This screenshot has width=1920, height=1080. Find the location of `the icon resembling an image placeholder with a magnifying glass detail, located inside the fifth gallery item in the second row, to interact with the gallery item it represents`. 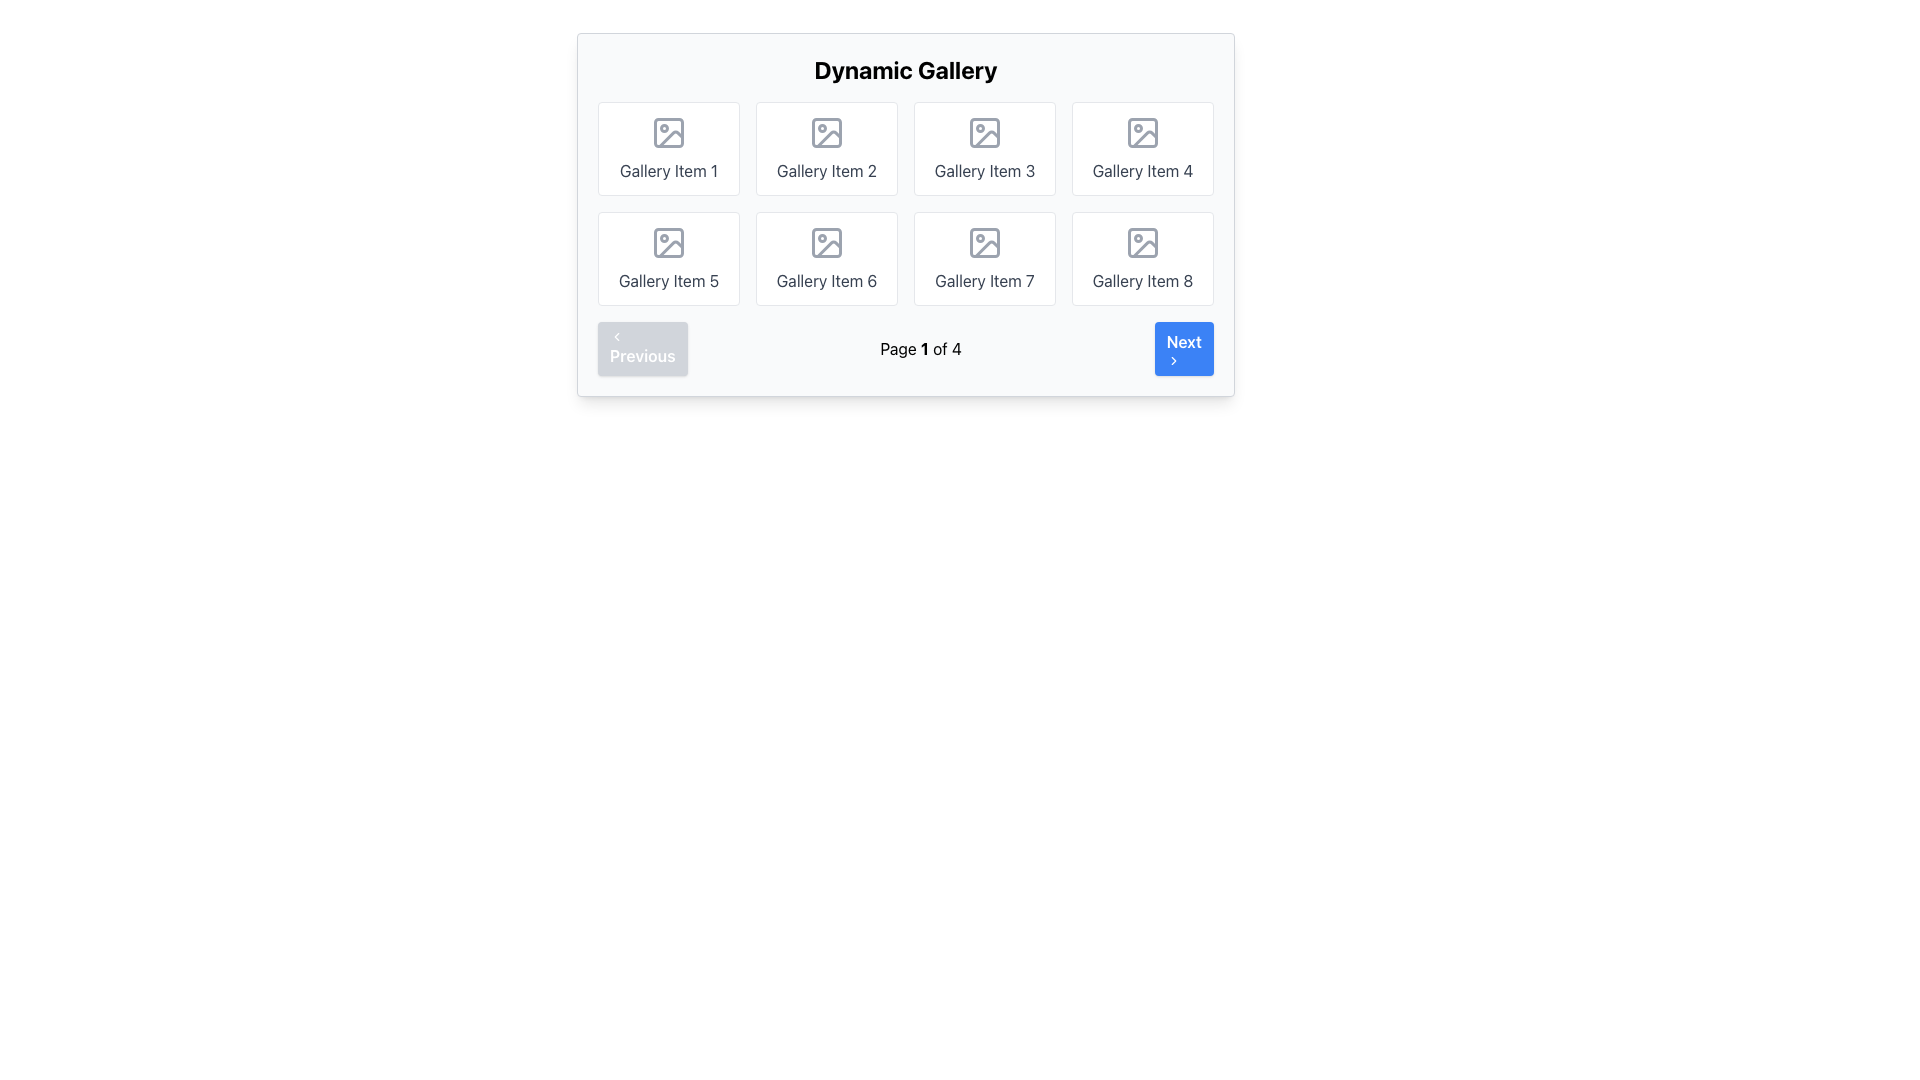

the icon resembling an image placeholder with a magnifying glass detail, located inside the fifth gallery item in the second row, to interact with the gallery item it represents is located at coordinates (668, 242).